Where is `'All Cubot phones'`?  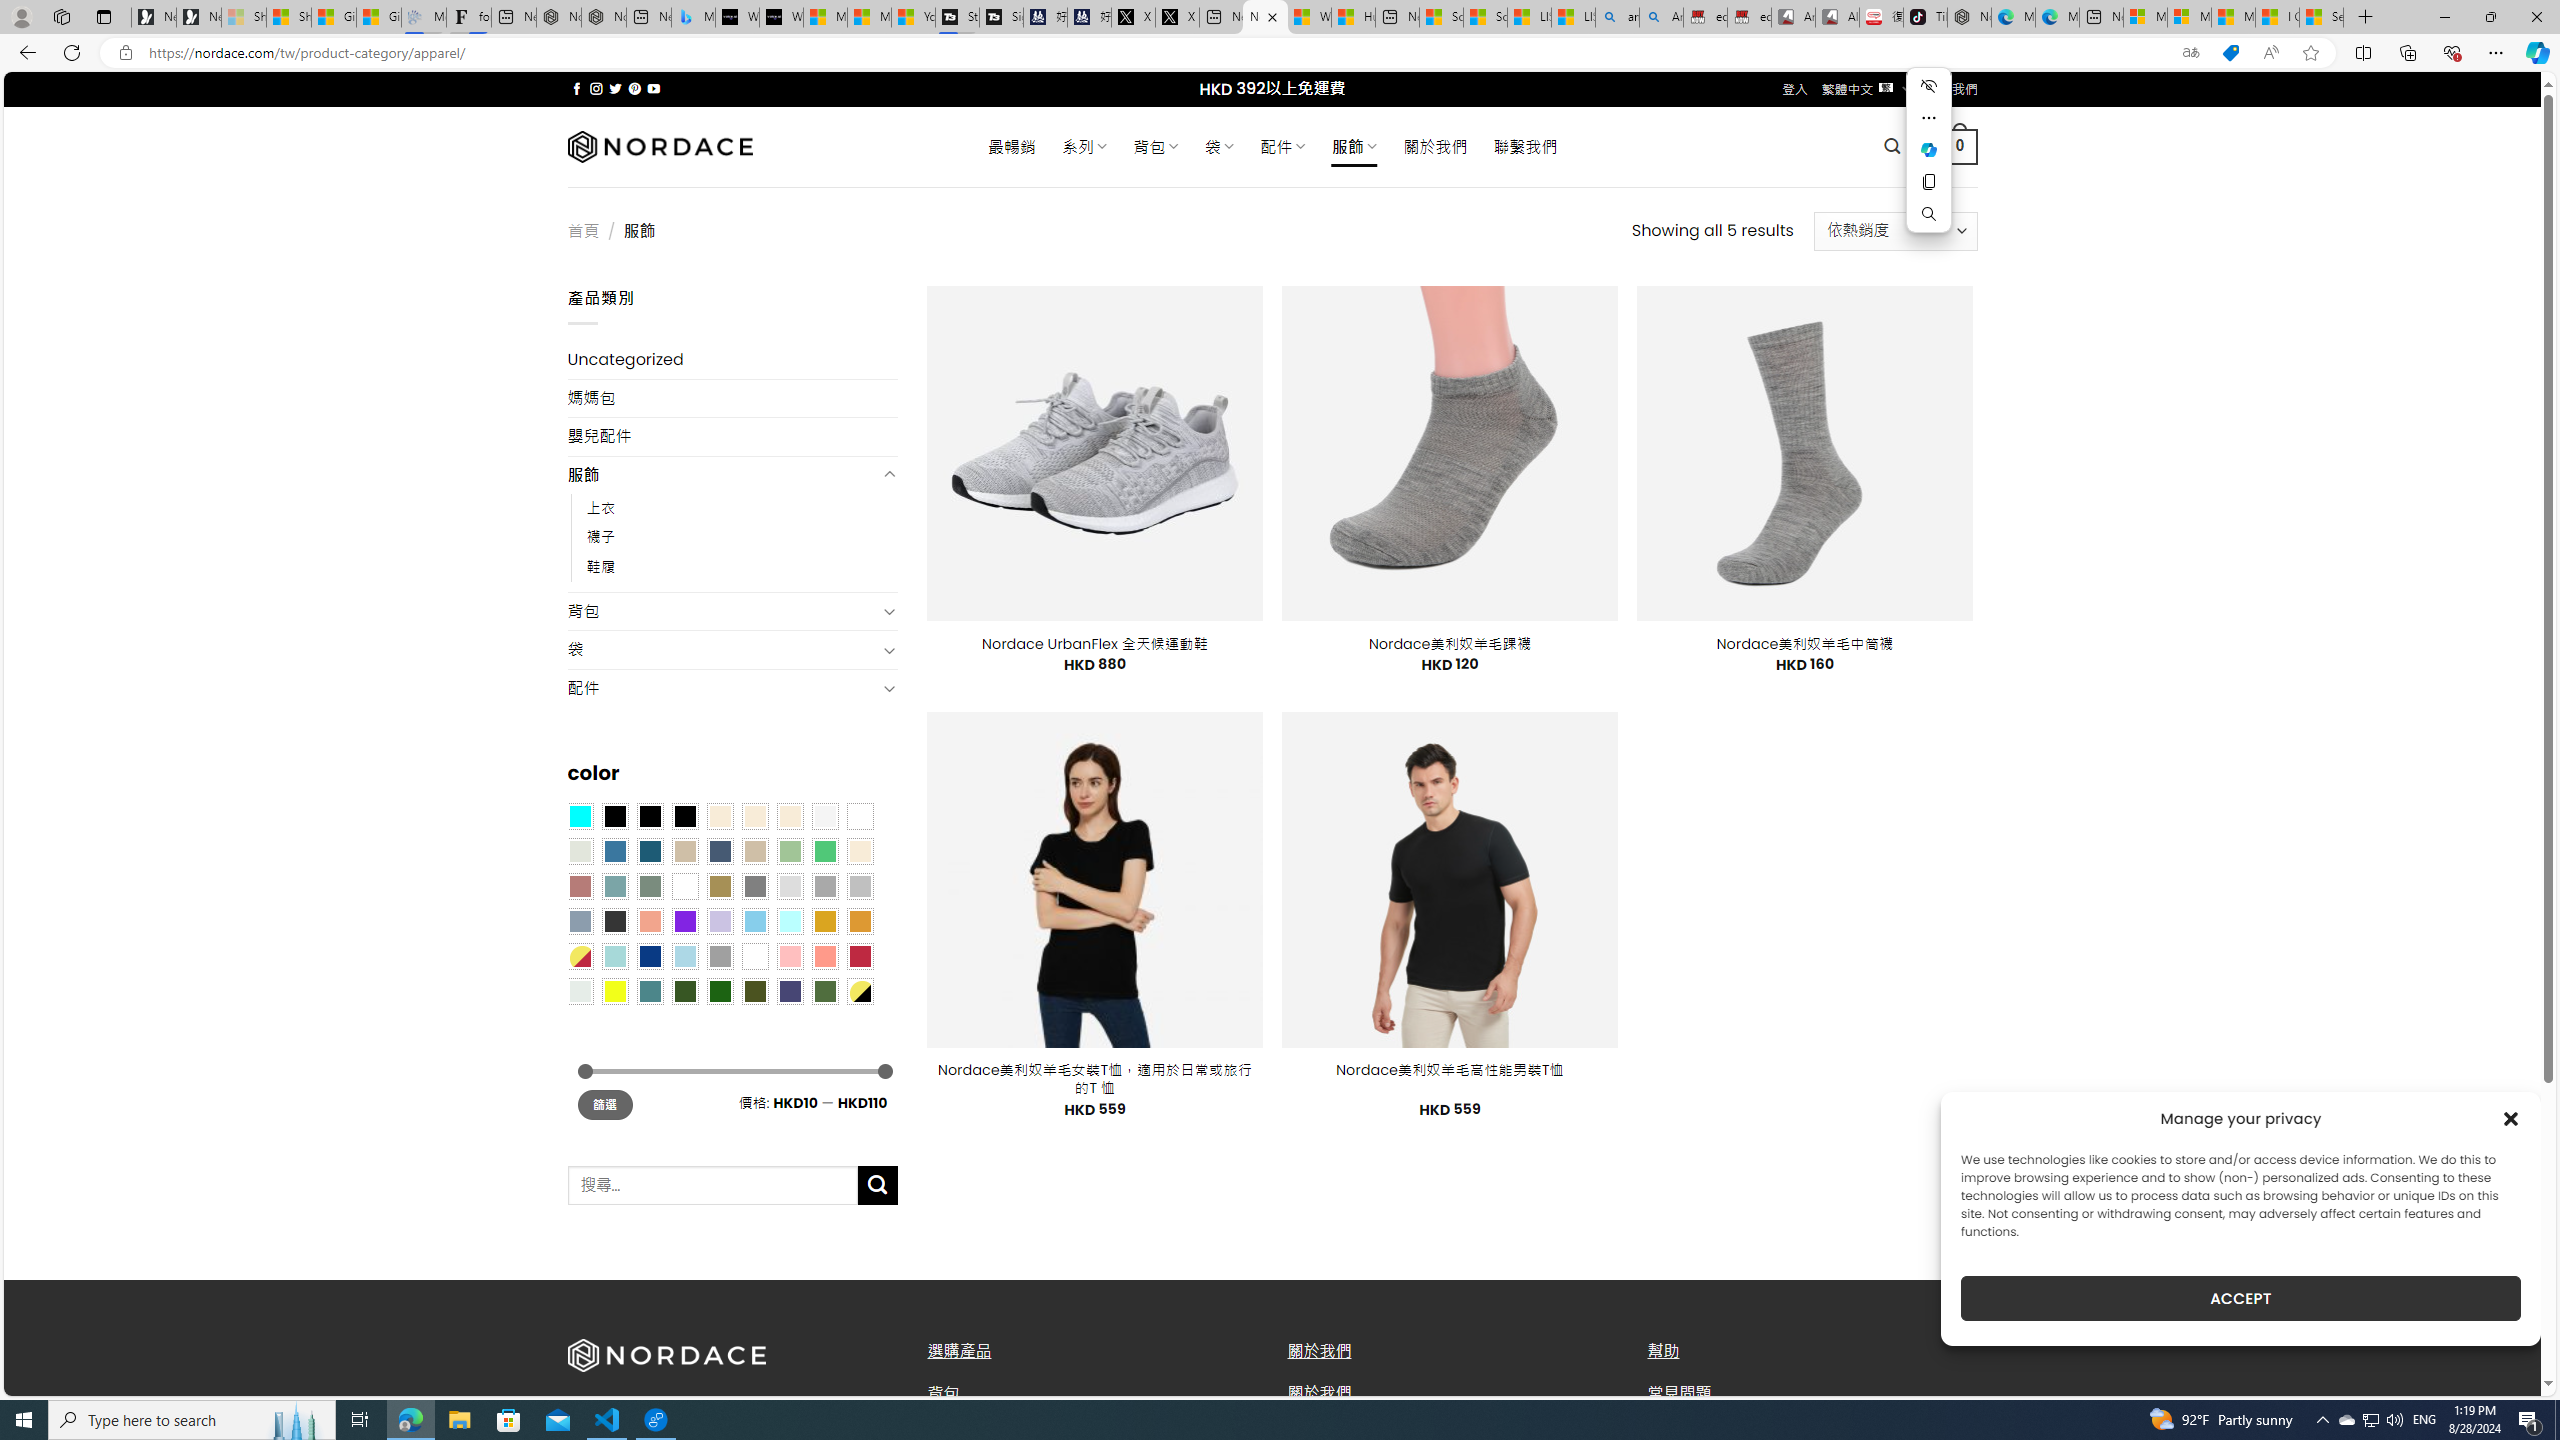
'All Cubot phones' is located at coordinates (1838, 16).